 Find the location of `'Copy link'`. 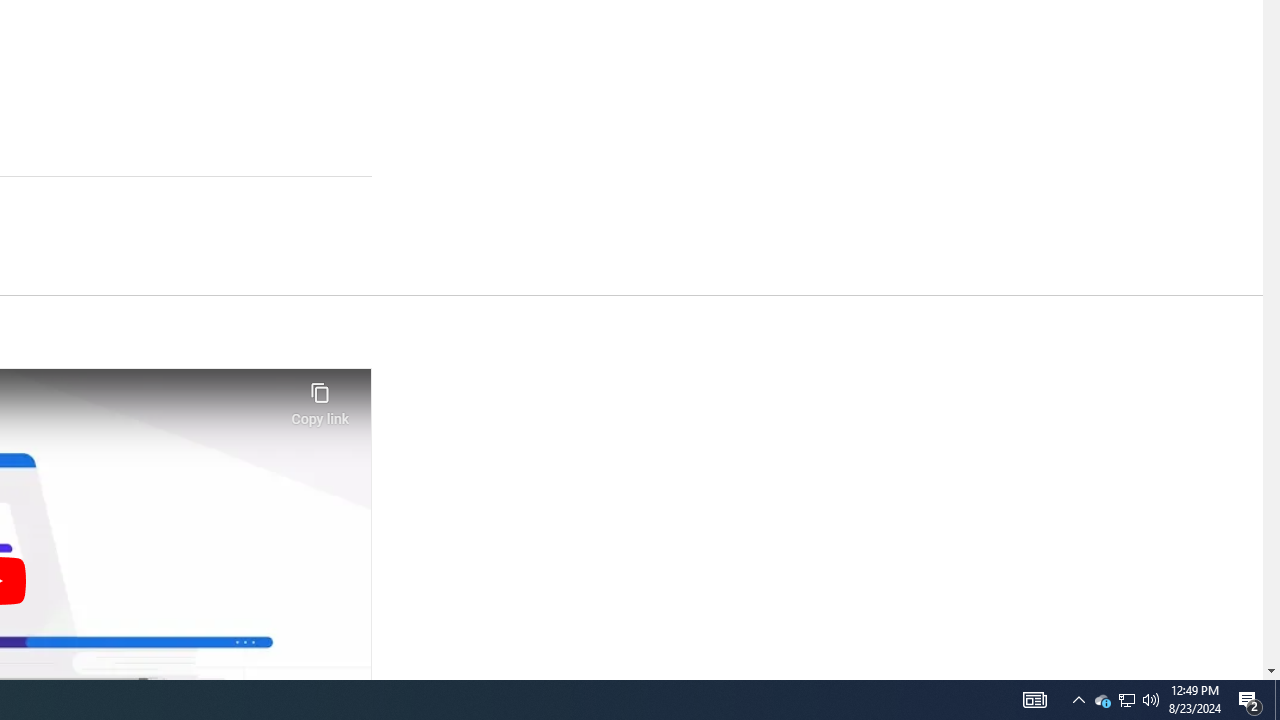

'Copy link' is located at coordinates (320, 398).